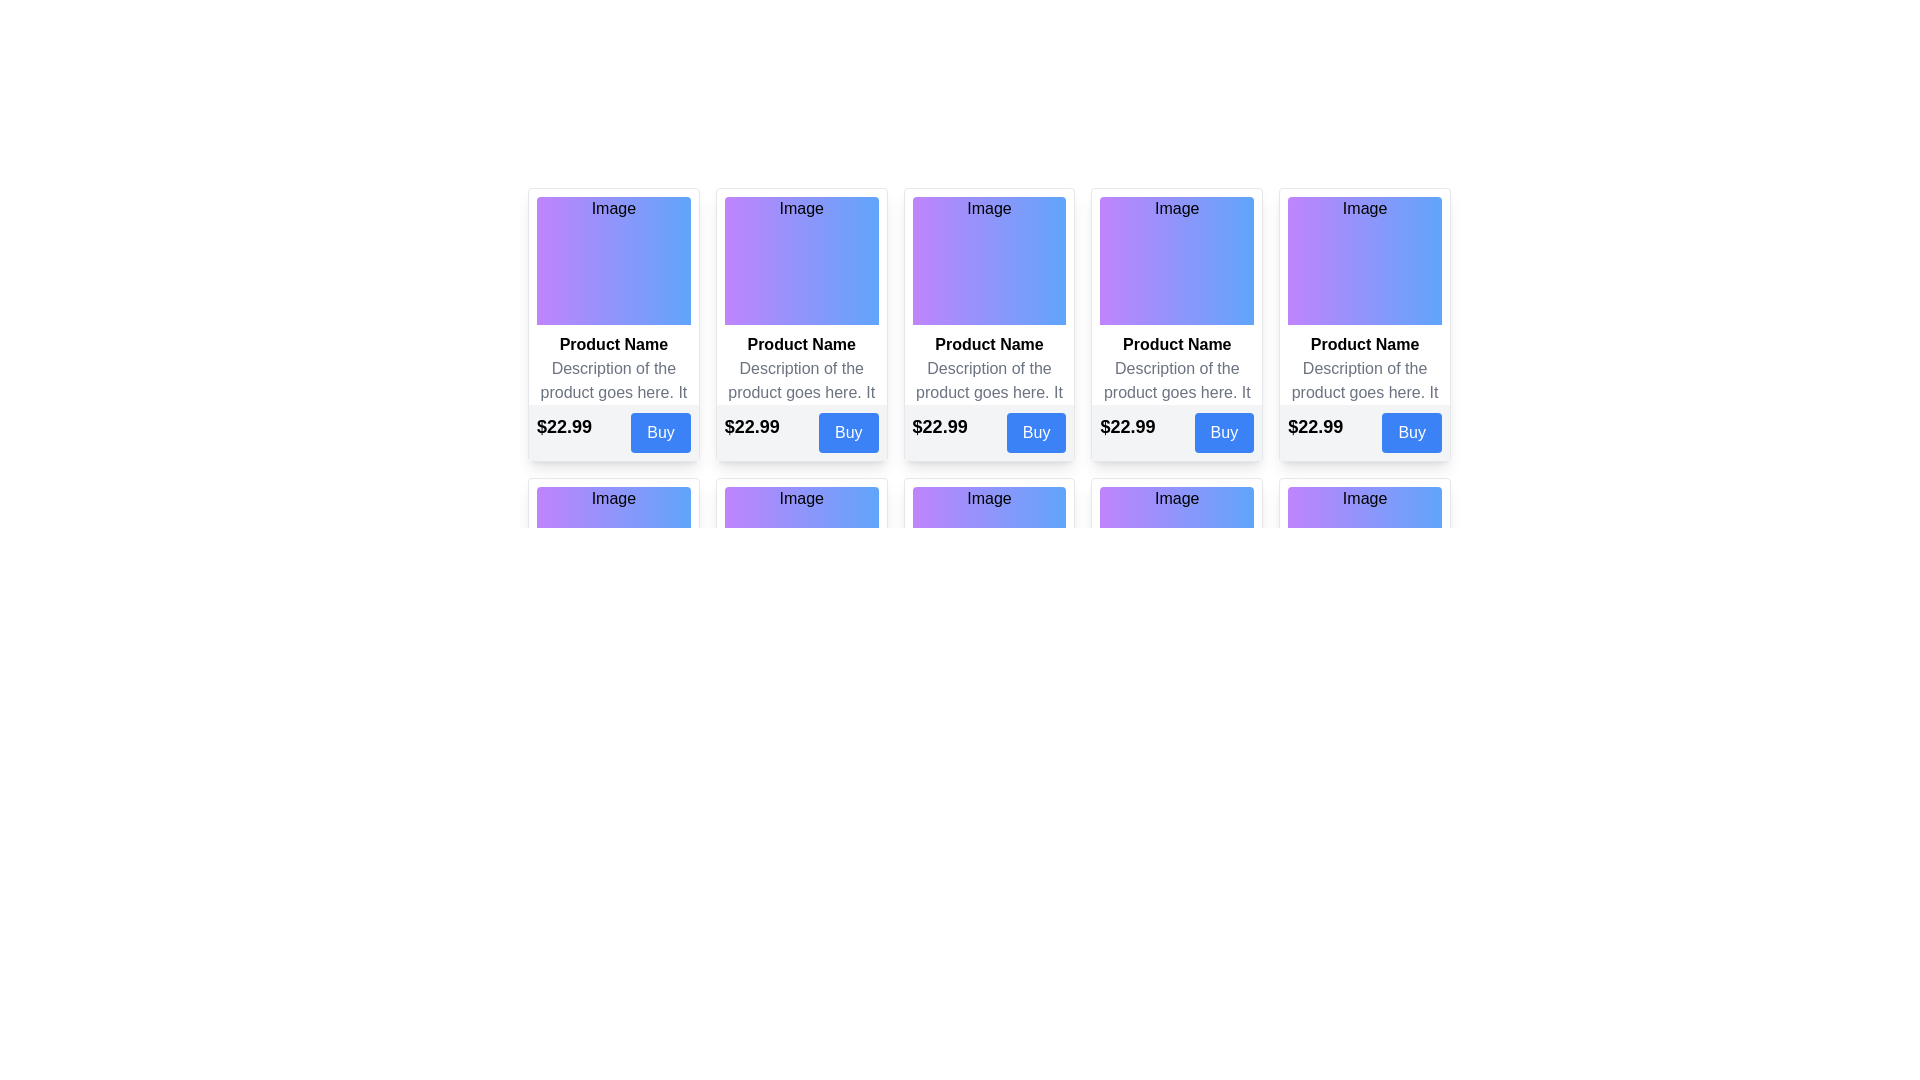 The image size is (1920, 1080). I want to click on product name and description from the product card component, which is the third element in a grid layout displaying product details, so click(989, 323).